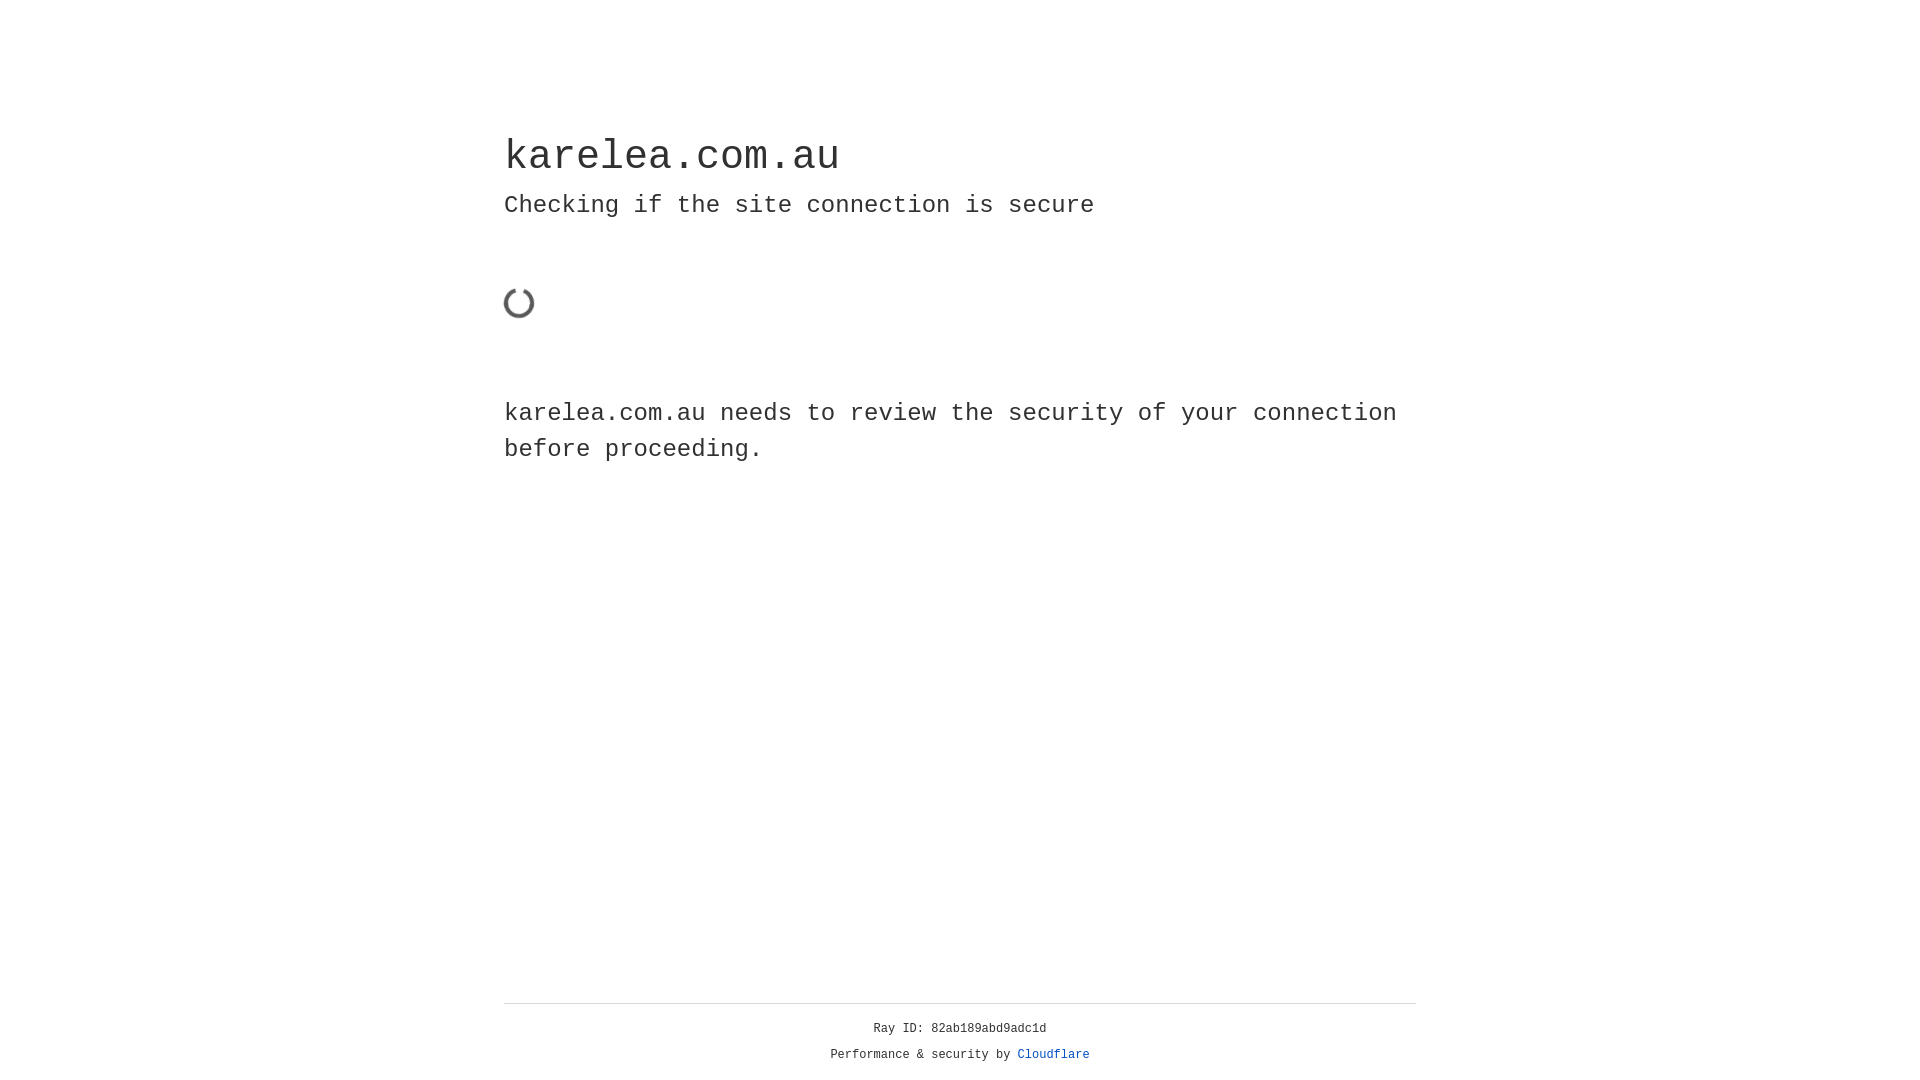 The width and height of the screenshot is (1920, 1080). Describe the element at coordinates (1053, 1054) in the screenshot. I see `'Cloudflare'` at that location.